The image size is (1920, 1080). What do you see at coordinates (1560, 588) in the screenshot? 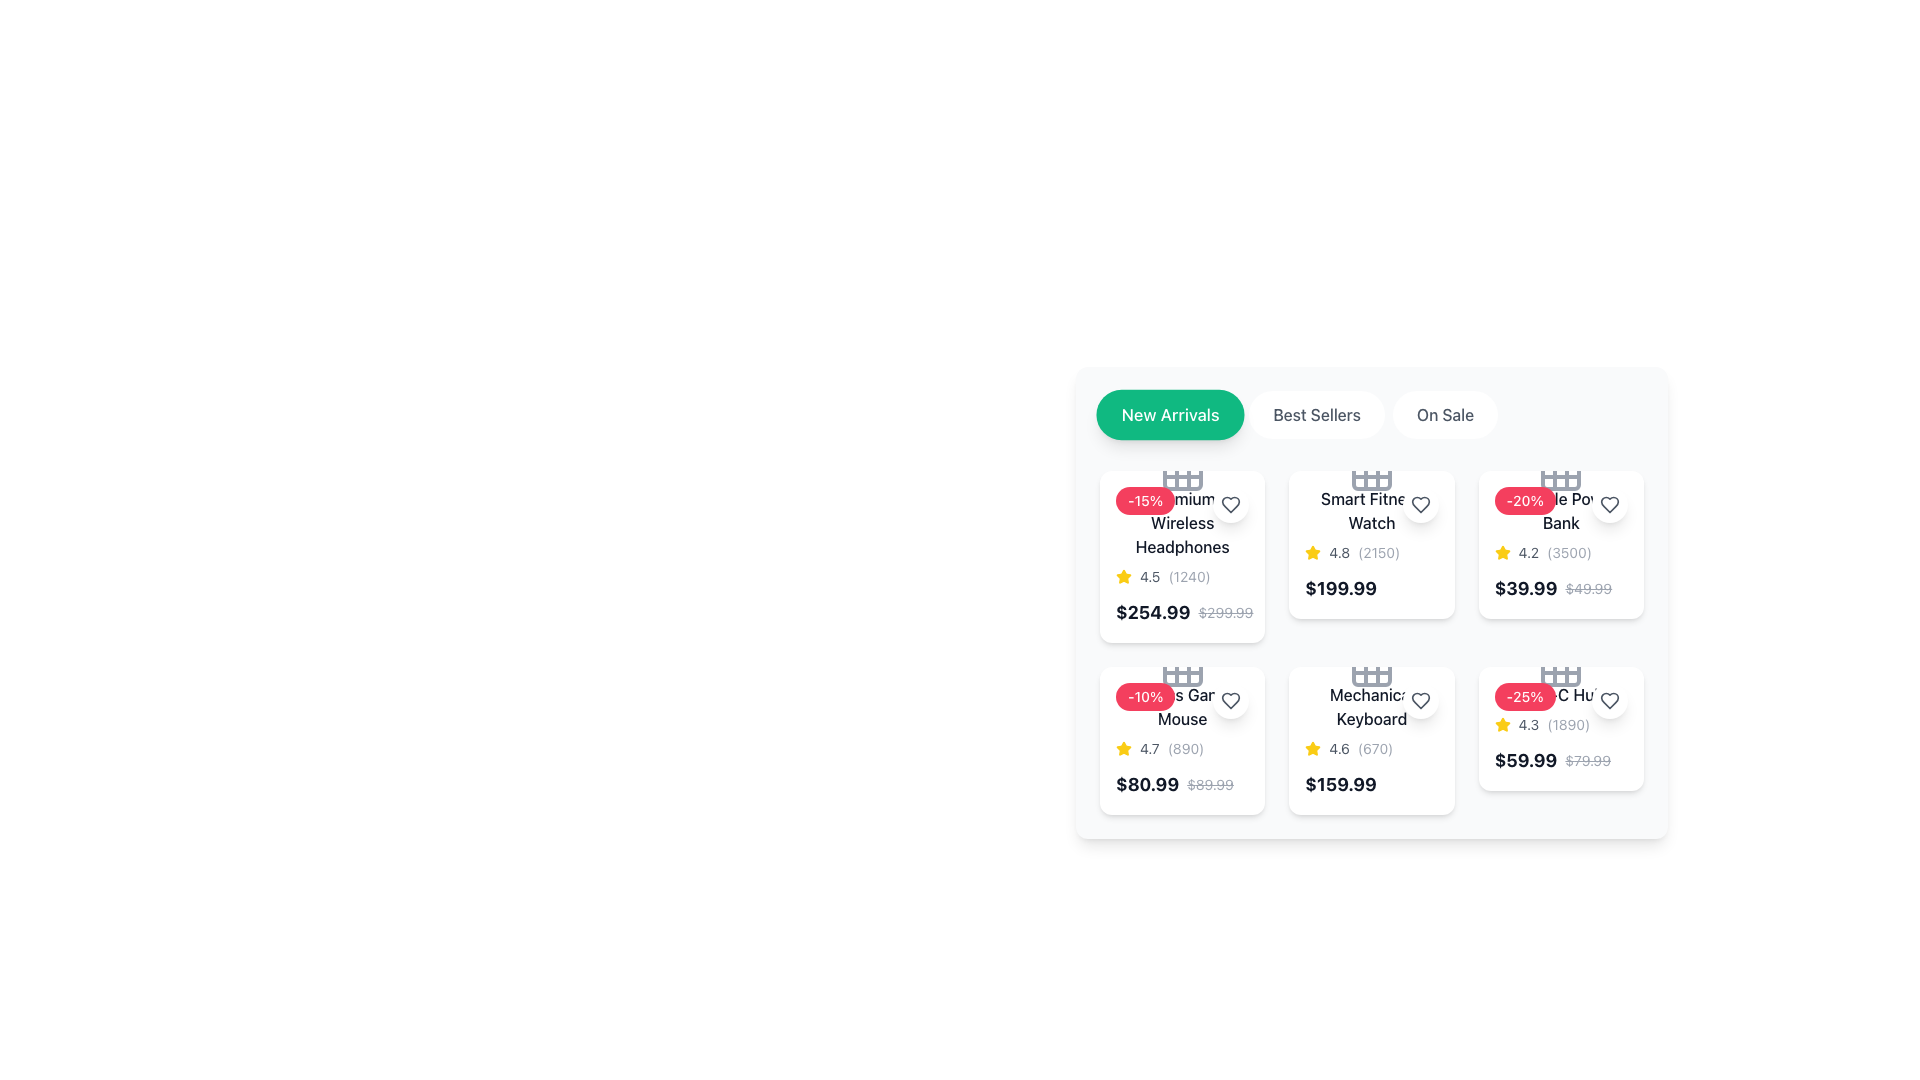
I see `the Price display element showing the current price of '39.99' USD and the original price of '49.99' USD with a discount indication, located under the product title 'Portable Power Bank'` at bounding box center [1560, 588].